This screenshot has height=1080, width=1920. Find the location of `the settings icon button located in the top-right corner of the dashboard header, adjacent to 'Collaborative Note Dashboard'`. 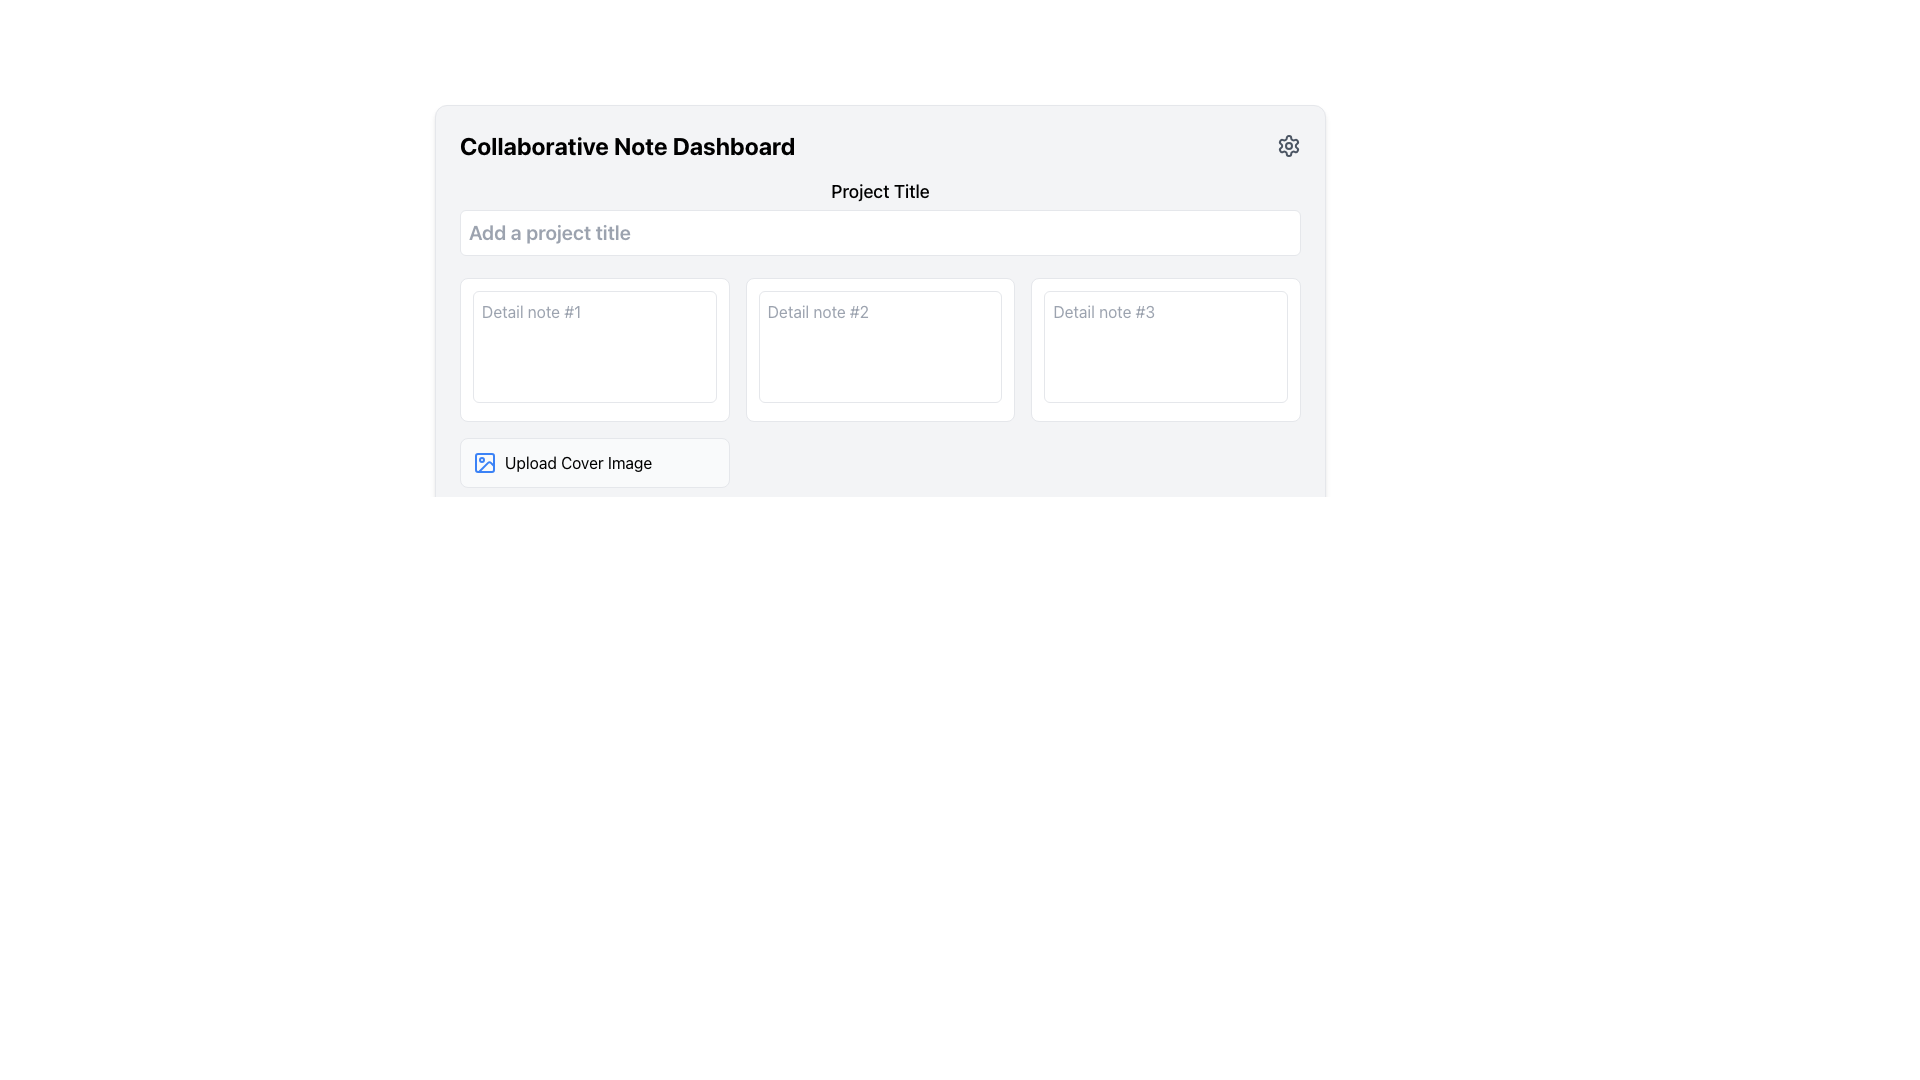

the settings icon button located in the top-right corner of the dashboard header, adjacent to 'Collaborative Note Dashboard' is located at coordinates (1289, 145).